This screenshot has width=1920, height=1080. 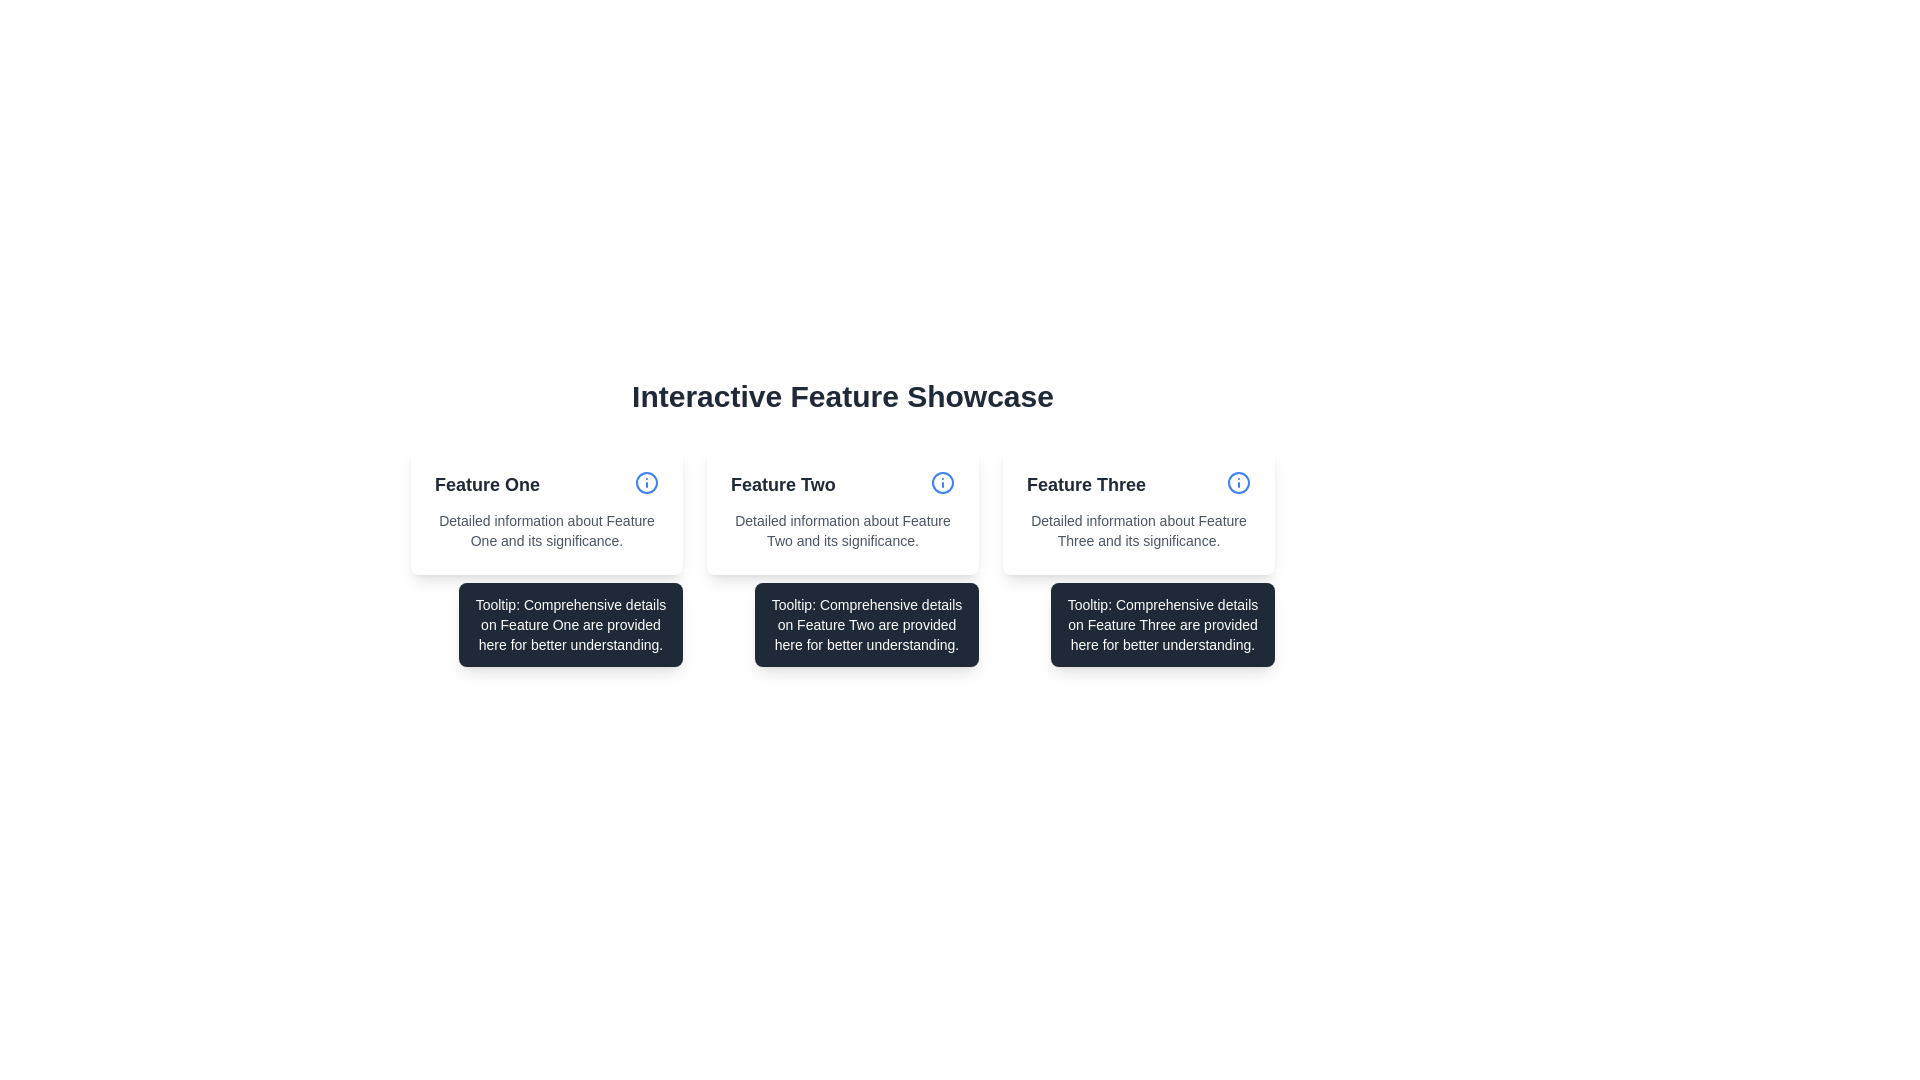 I want to click on the informational icon located to the right of the header text 'Feature Two', so click(x=941, y=485).